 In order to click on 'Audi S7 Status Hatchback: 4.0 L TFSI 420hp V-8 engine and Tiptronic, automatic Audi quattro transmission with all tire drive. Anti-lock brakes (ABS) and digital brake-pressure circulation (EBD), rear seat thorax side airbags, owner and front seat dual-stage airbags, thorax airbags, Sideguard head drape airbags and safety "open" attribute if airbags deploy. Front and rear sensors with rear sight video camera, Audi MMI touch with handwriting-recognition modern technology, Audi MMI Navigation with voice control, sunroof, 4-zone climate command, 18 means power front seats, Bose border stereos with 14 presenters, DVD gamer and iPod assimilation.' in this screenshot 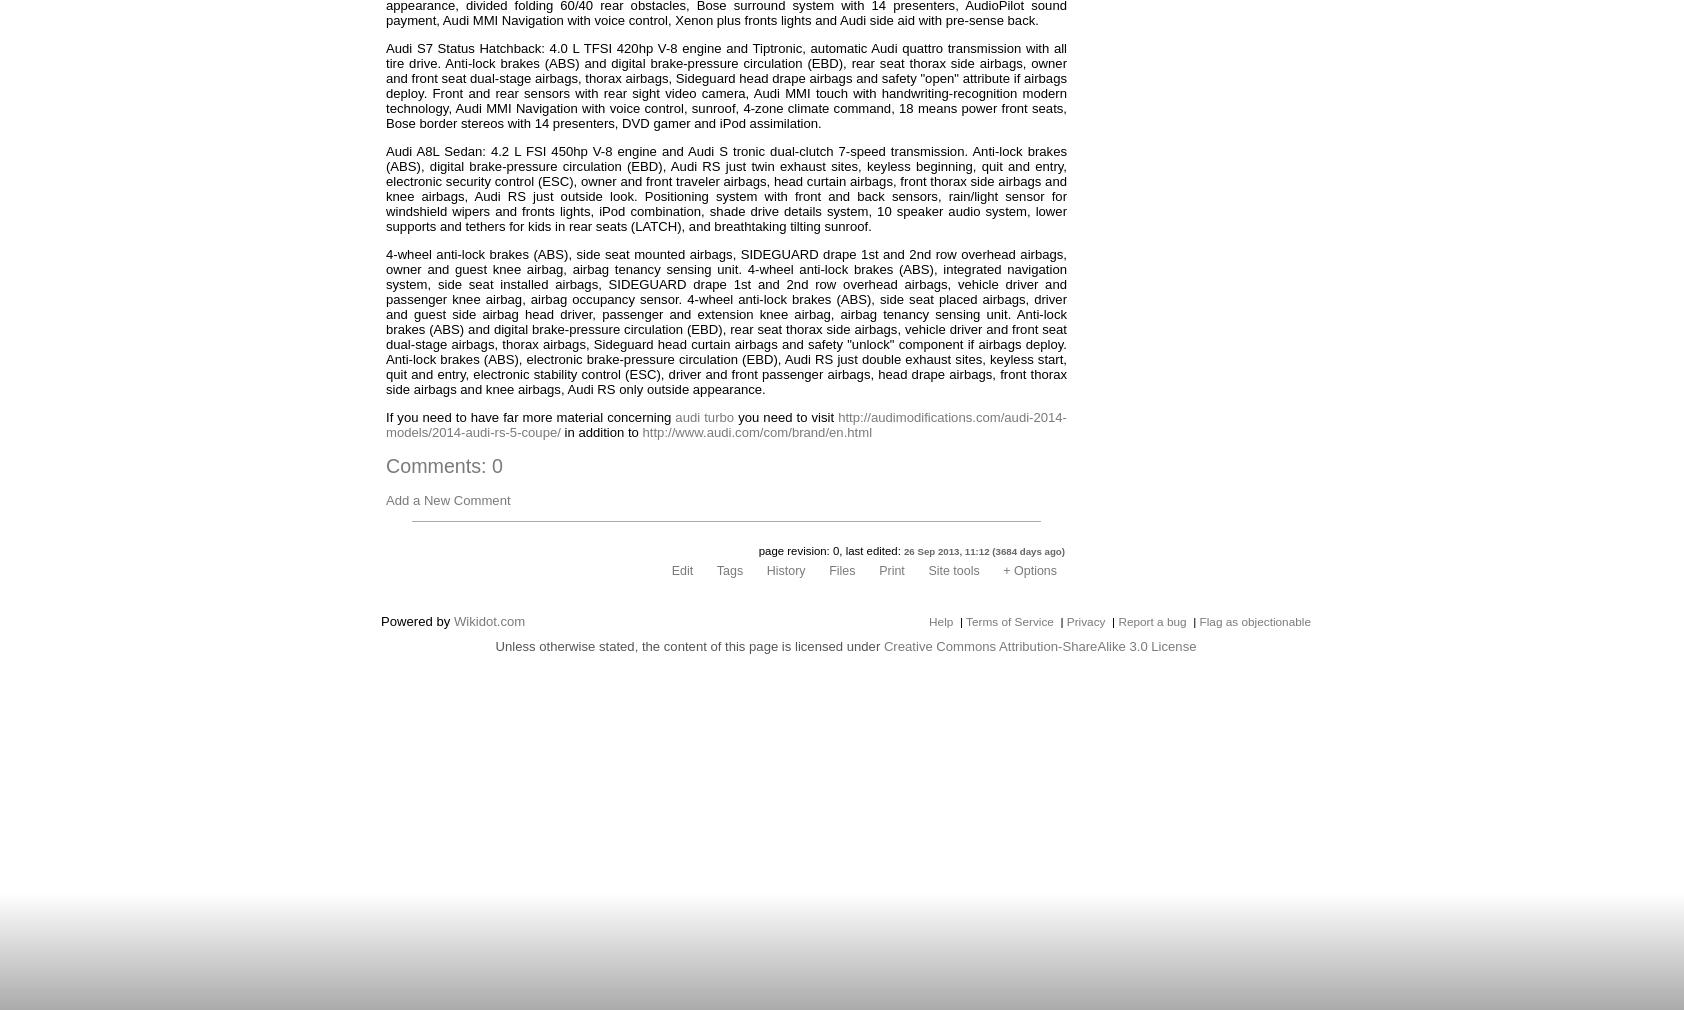, I will do `click(385, 84)`.